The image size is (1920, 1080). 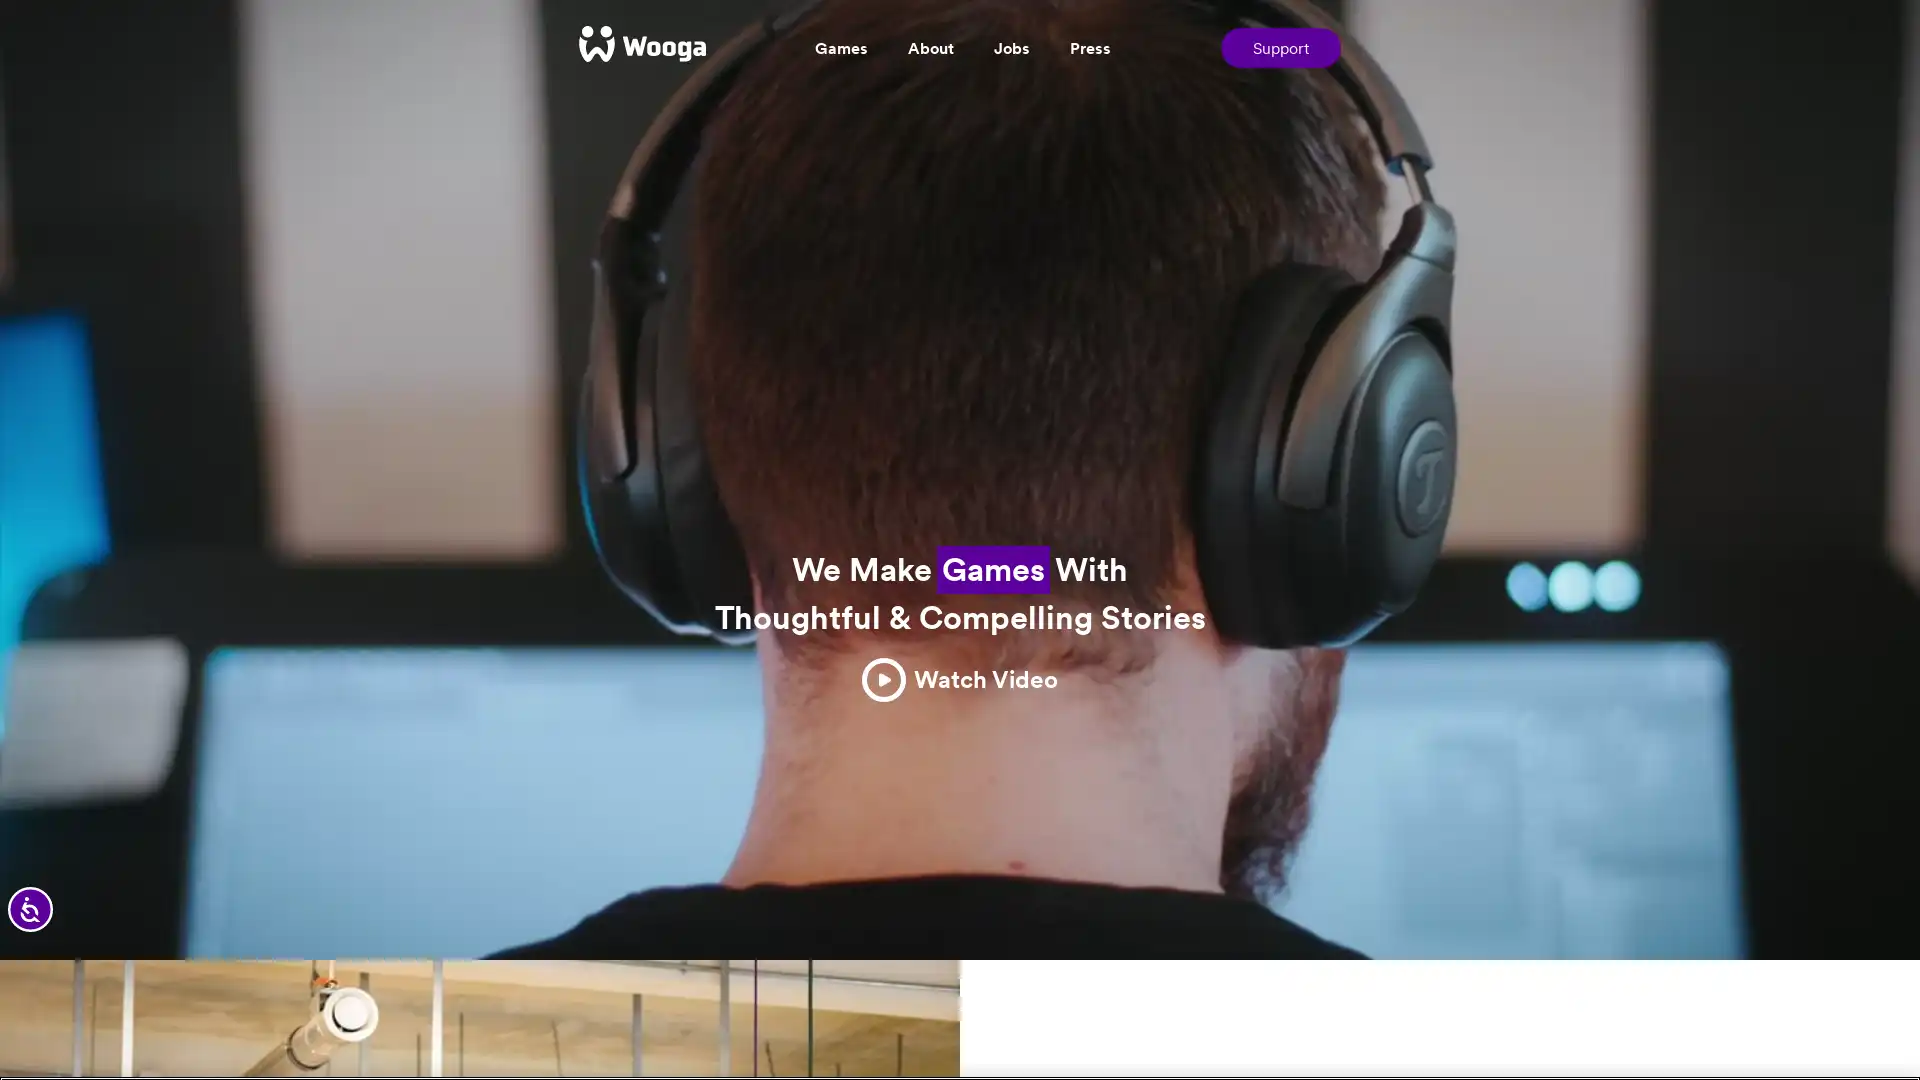 I want to click on Cookie Settings, so click(x=1316, y=1026).